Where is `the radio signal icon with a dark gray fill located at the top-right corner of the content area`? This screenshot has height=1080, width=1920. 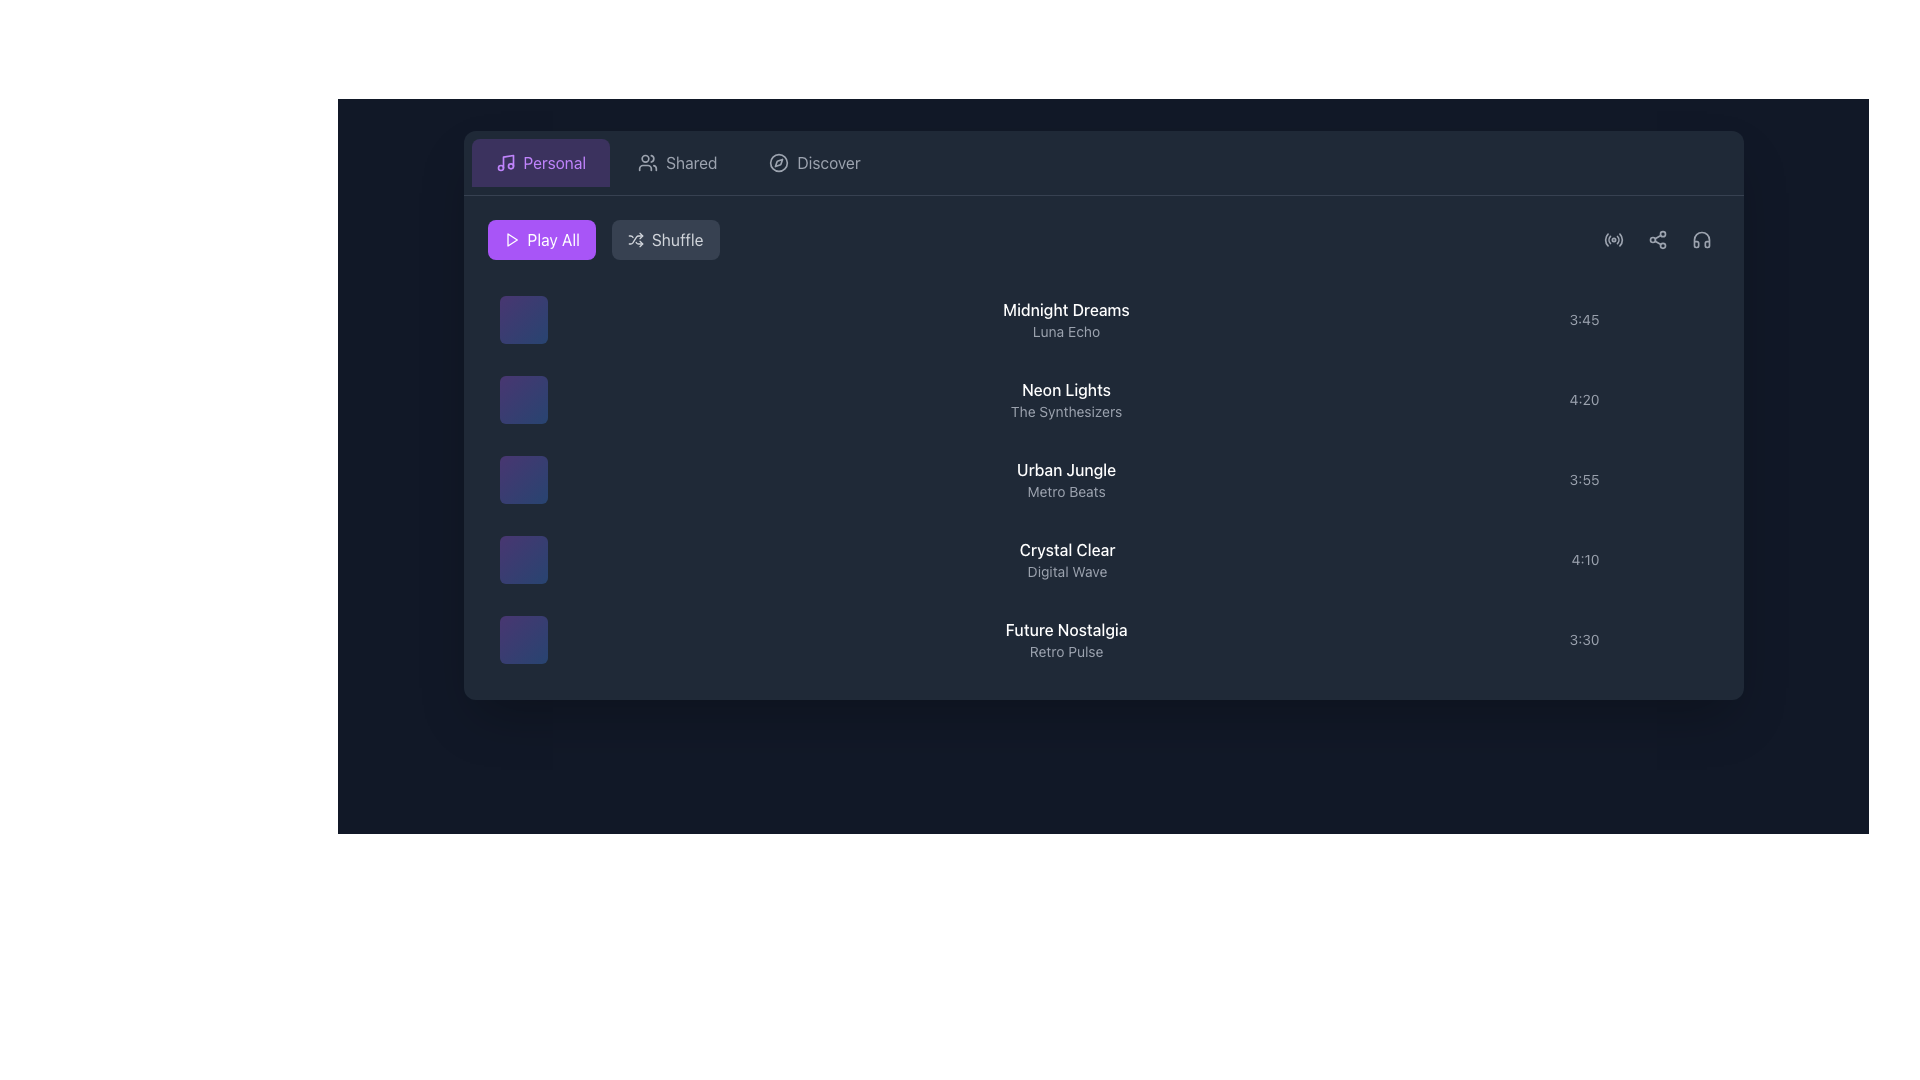
the radio signal icon with a dark gray fill located at the top-right corner of the content area is located at coordinates (1613, 238).